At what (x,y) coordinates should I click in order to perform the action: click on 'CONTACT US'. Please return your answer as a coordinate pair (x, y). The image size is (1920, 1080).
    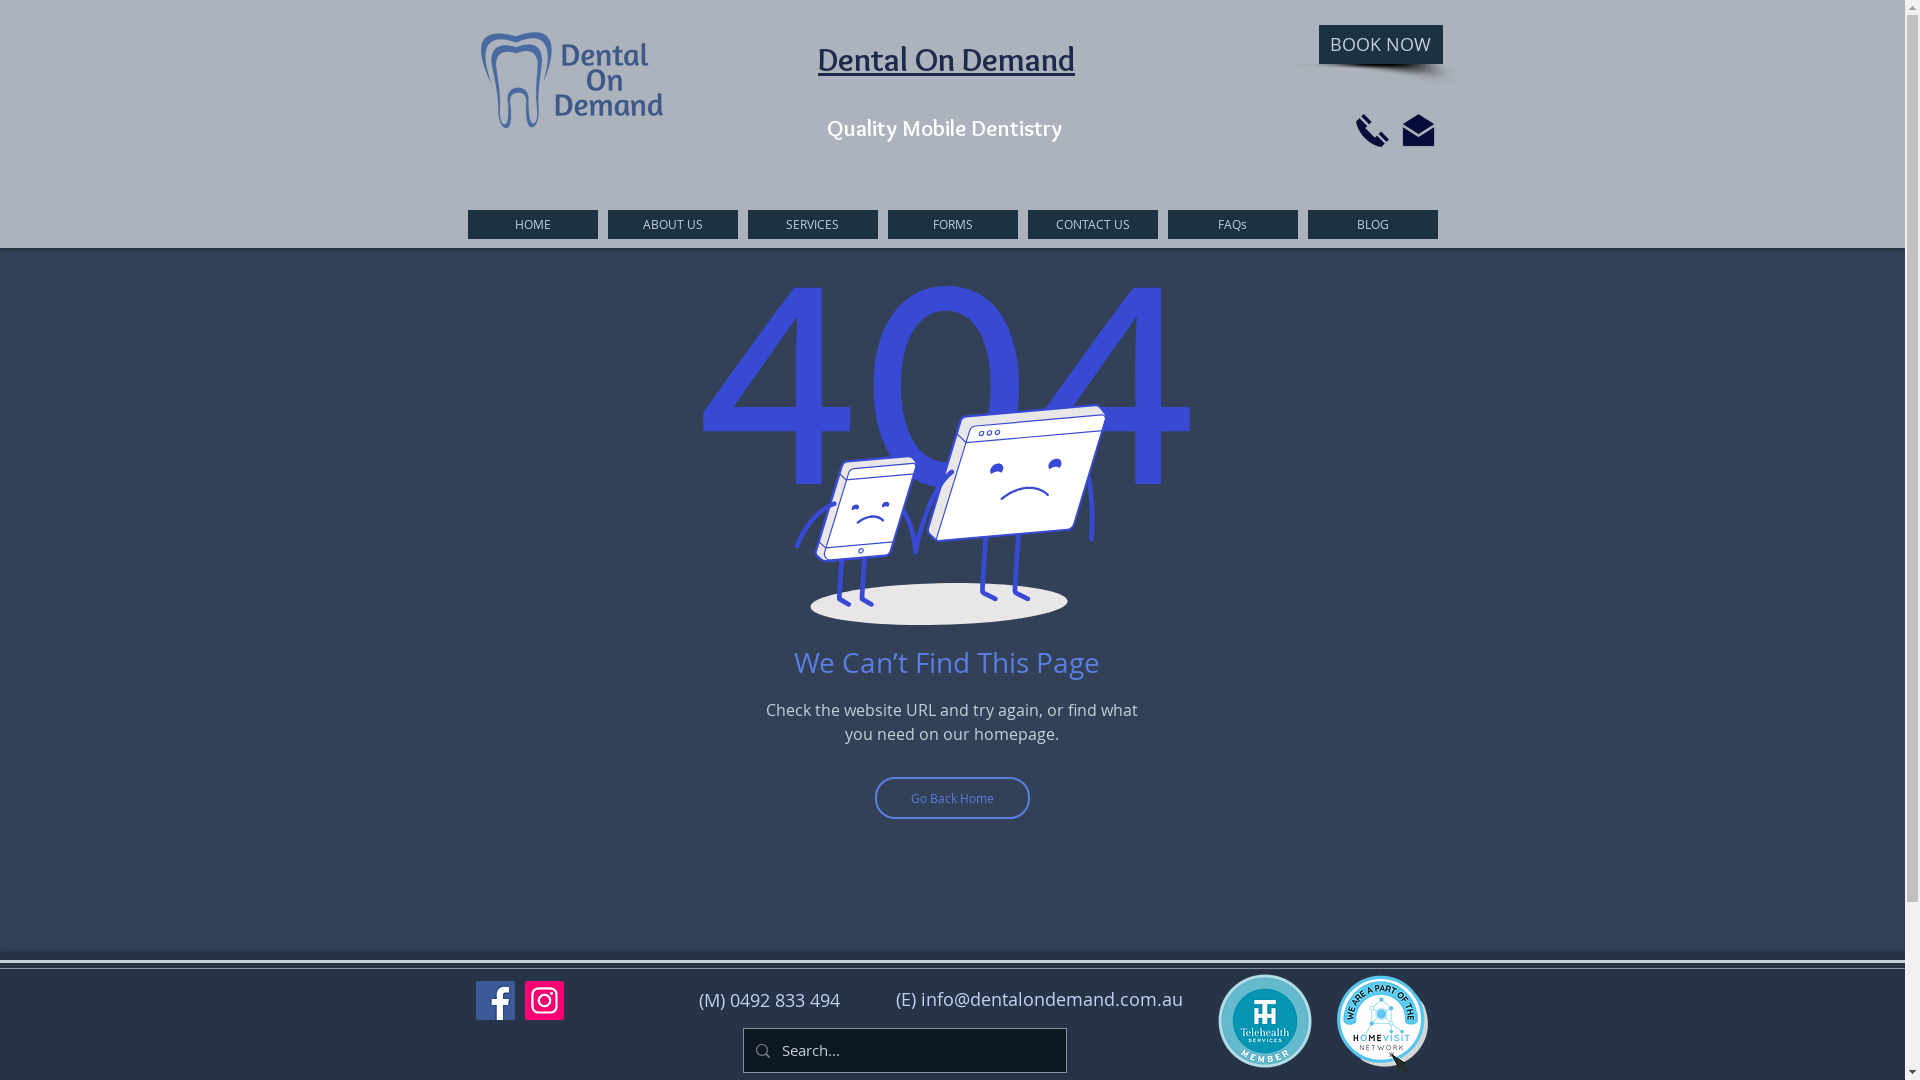
    Looking at the image, I should click on (1092, 224).